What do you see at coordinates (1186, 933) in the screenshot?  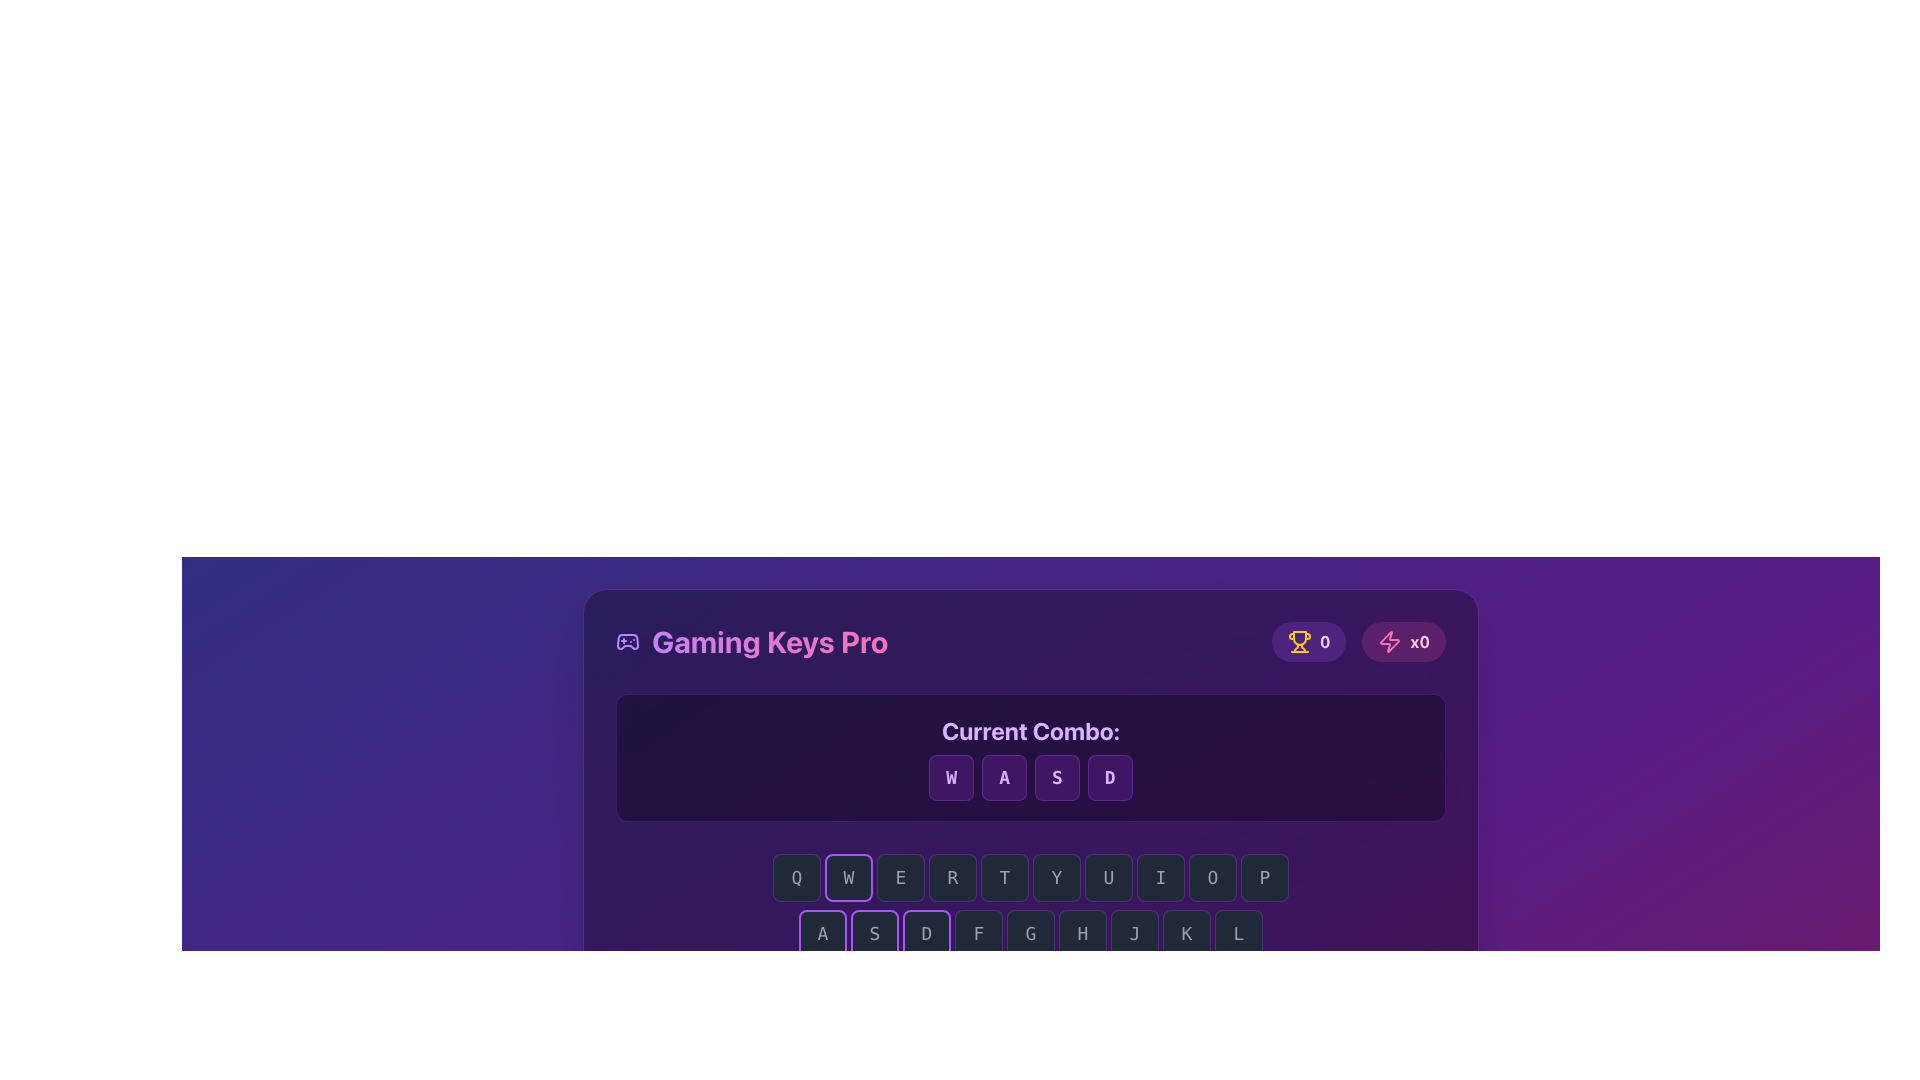 I see `the square-shaped key with a dark gray background and a centered letter 'K', which is the eighth key from the left in the row of keyboard-style keys 'ASDFGHJKL'` at bounding box center [1186, 933].